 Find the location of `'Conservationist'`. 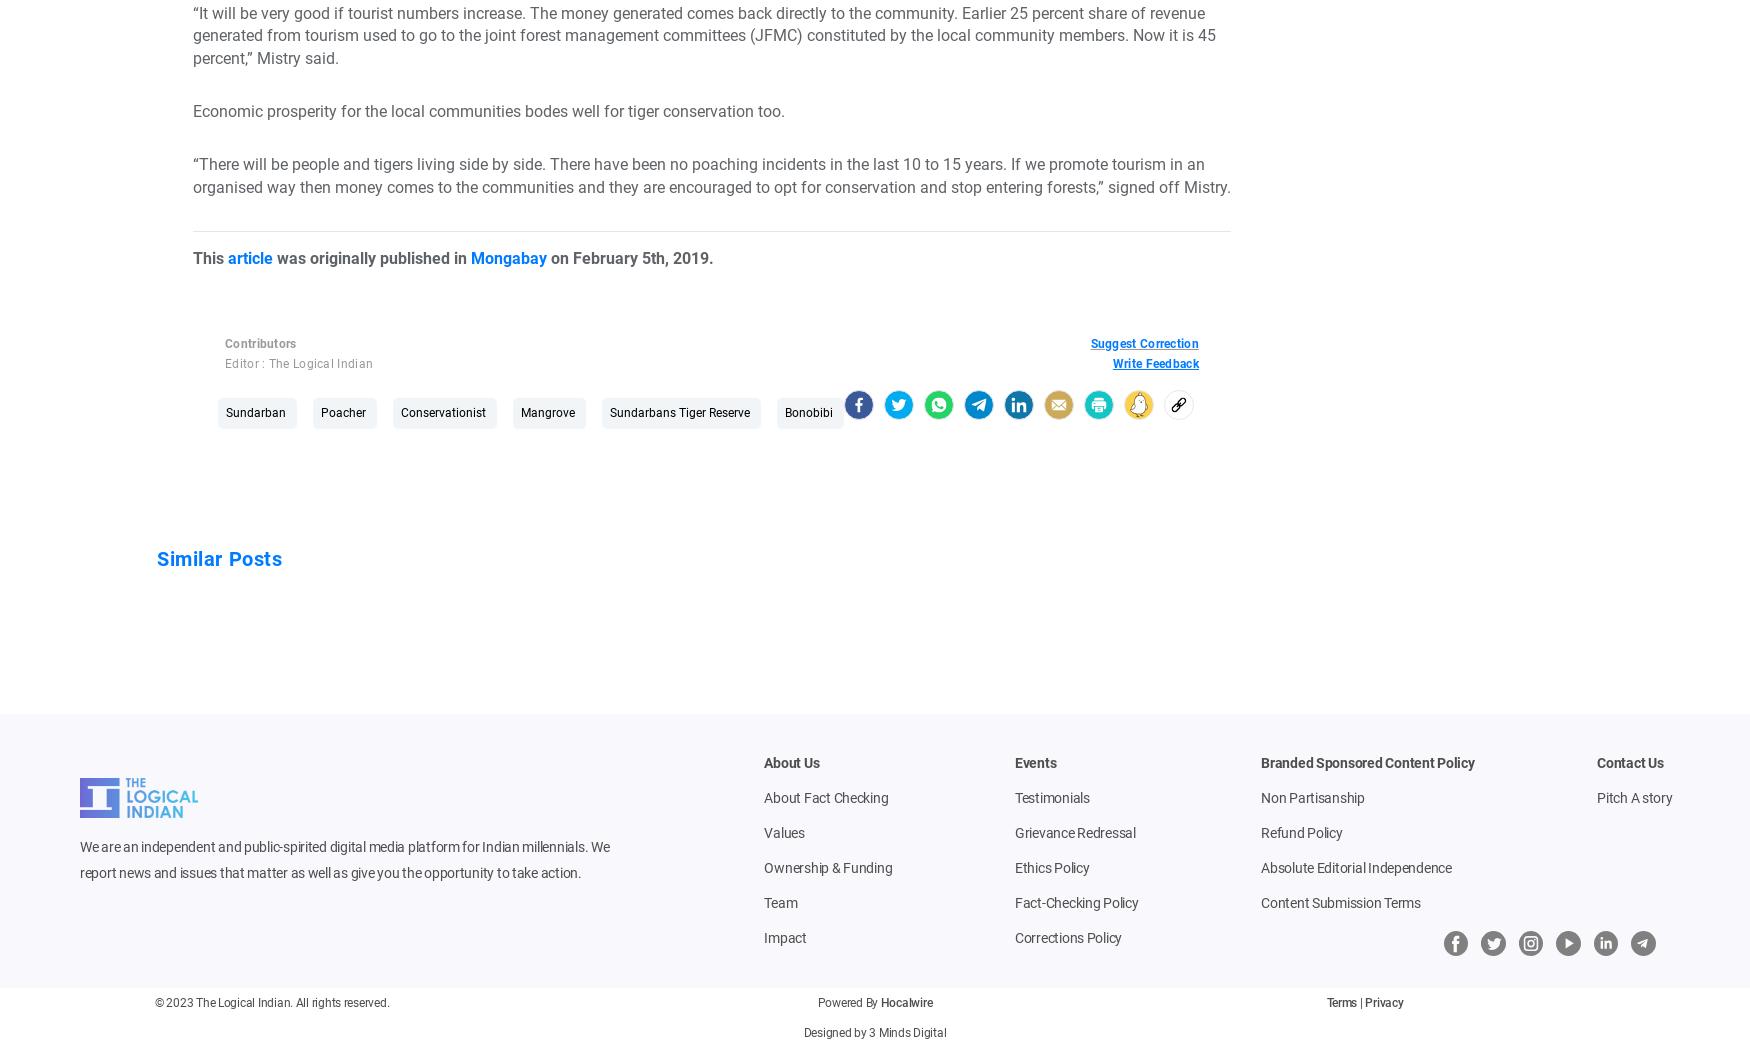

'Conservationist' is located at coordinates (445, 412).